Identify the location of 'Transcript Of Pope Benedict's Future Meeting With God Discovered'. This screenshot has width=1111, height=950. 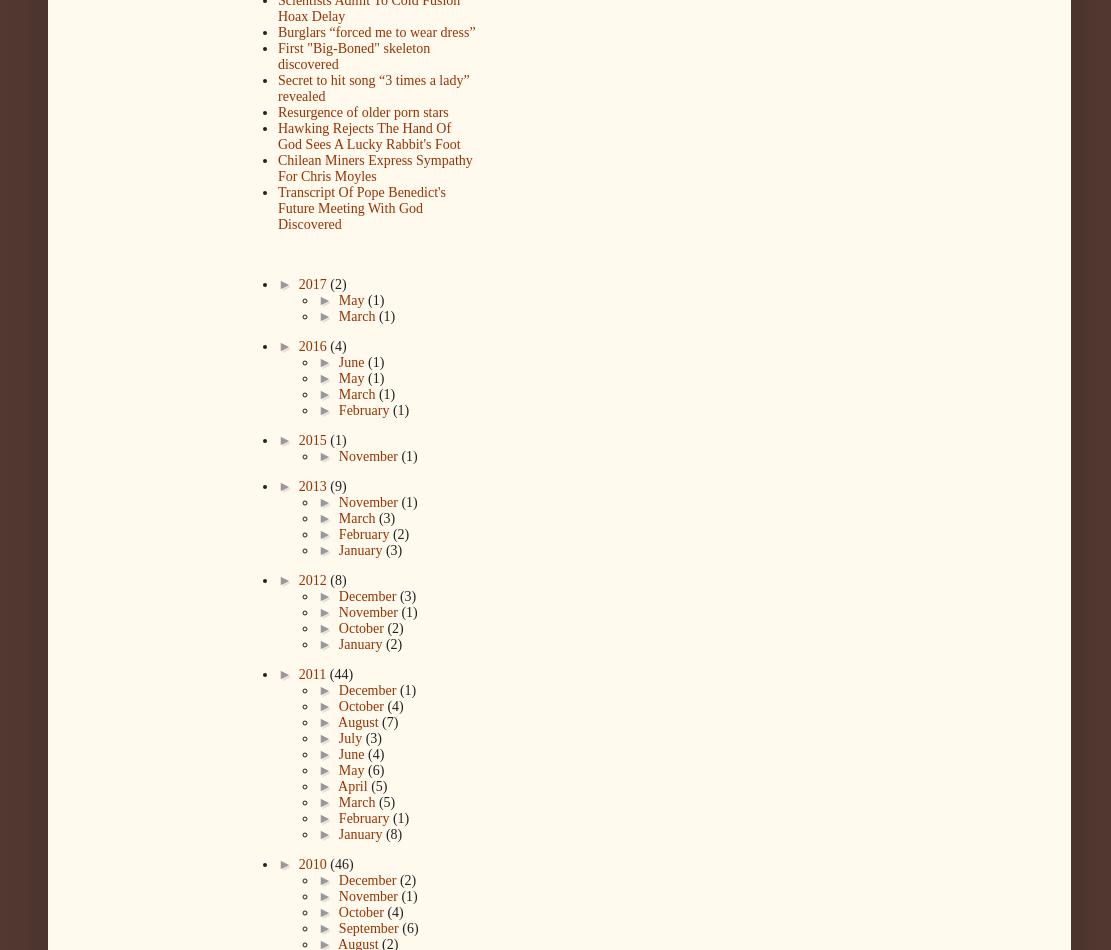
(360, 208).